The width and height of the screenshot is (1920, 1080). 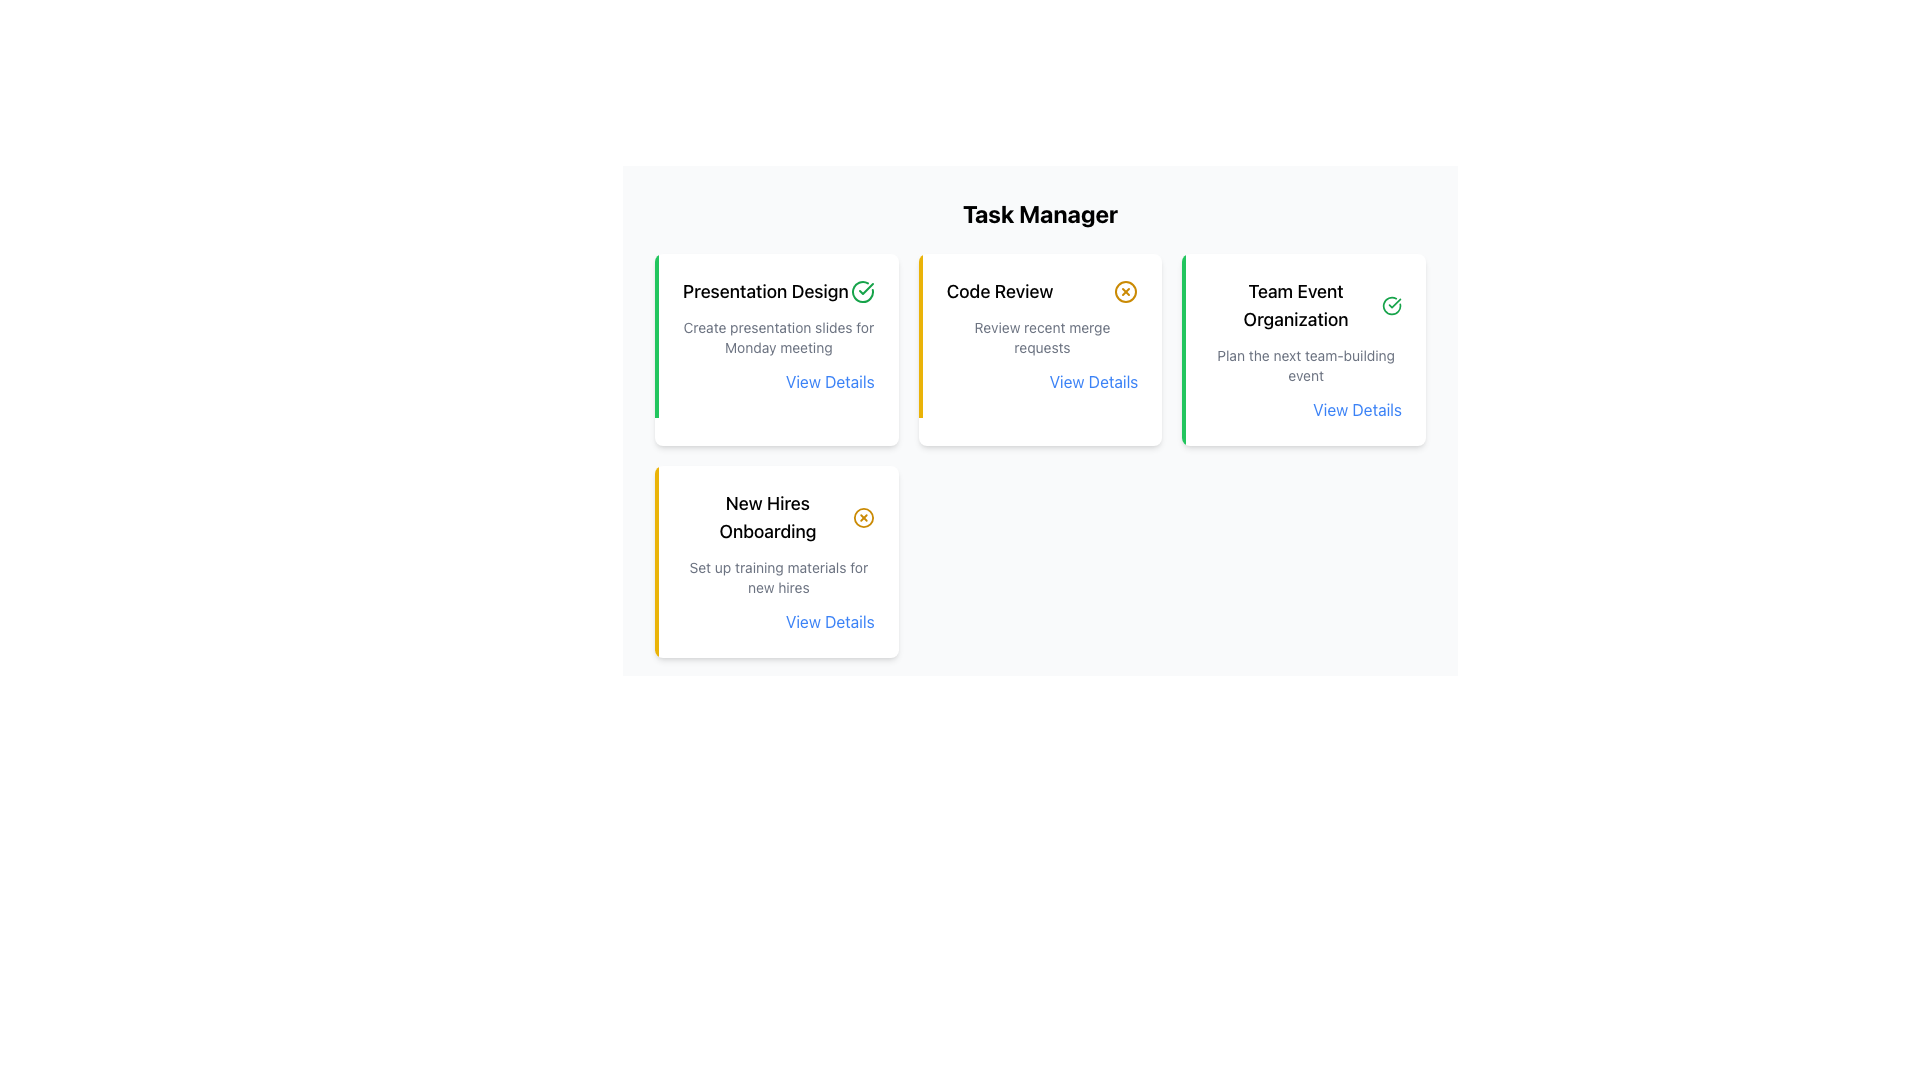 I want to click on the hyperlink located at the bottom of the 'Presentation Design' card, so click(x=830, y=381).